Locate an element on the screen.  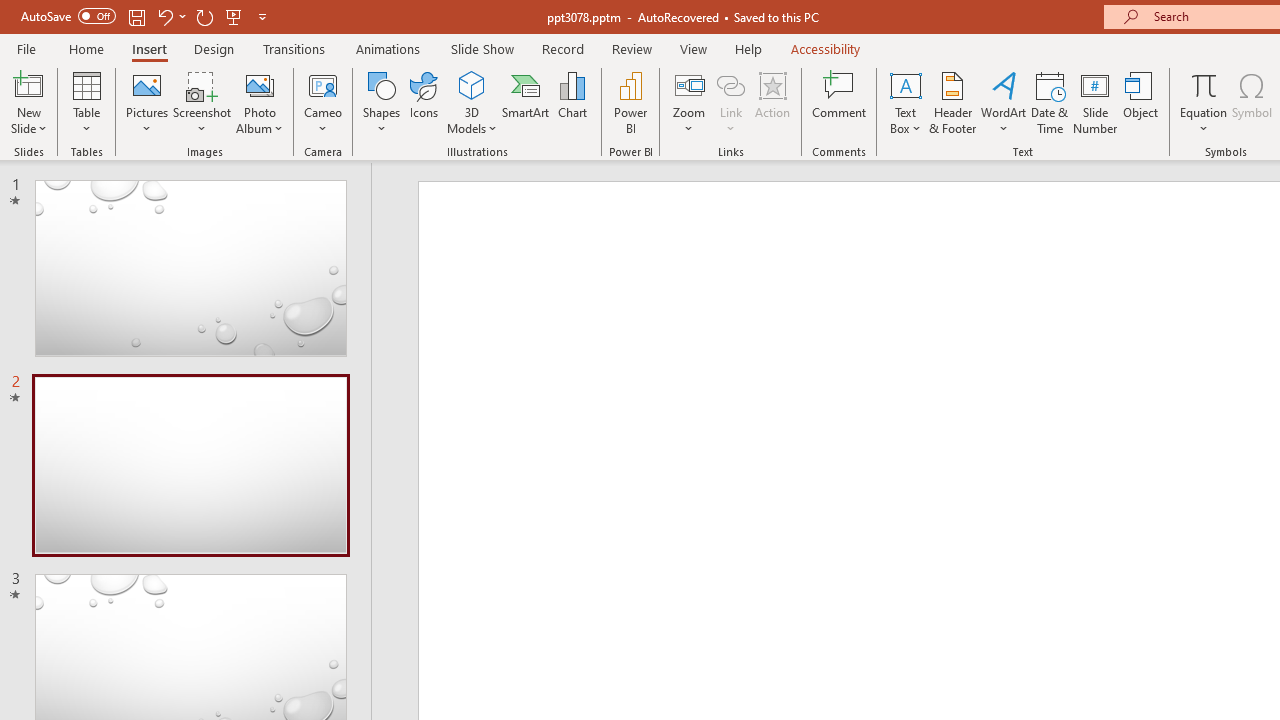
'Header & Footer...' is located at coordinates (951, 103).